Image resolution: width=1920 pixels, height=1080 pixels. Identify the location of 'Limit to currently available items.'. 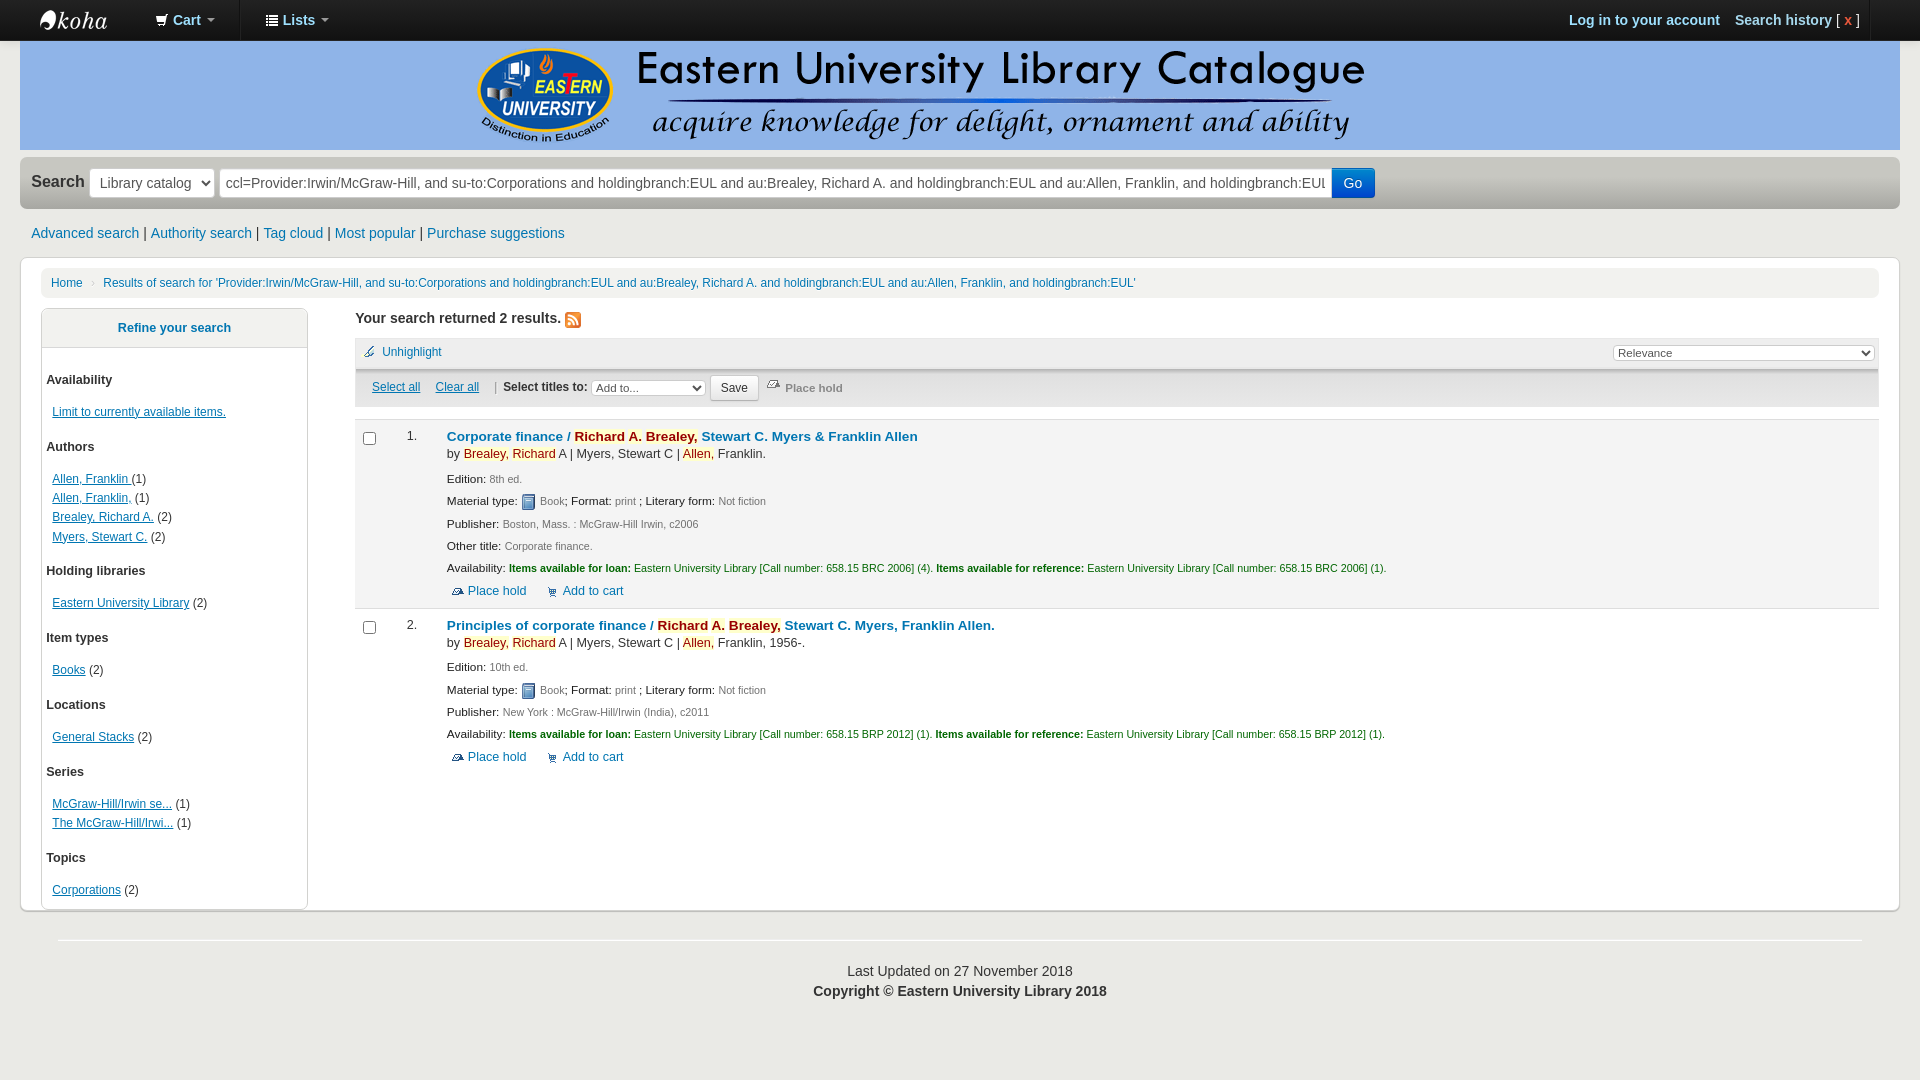
(138, 411).